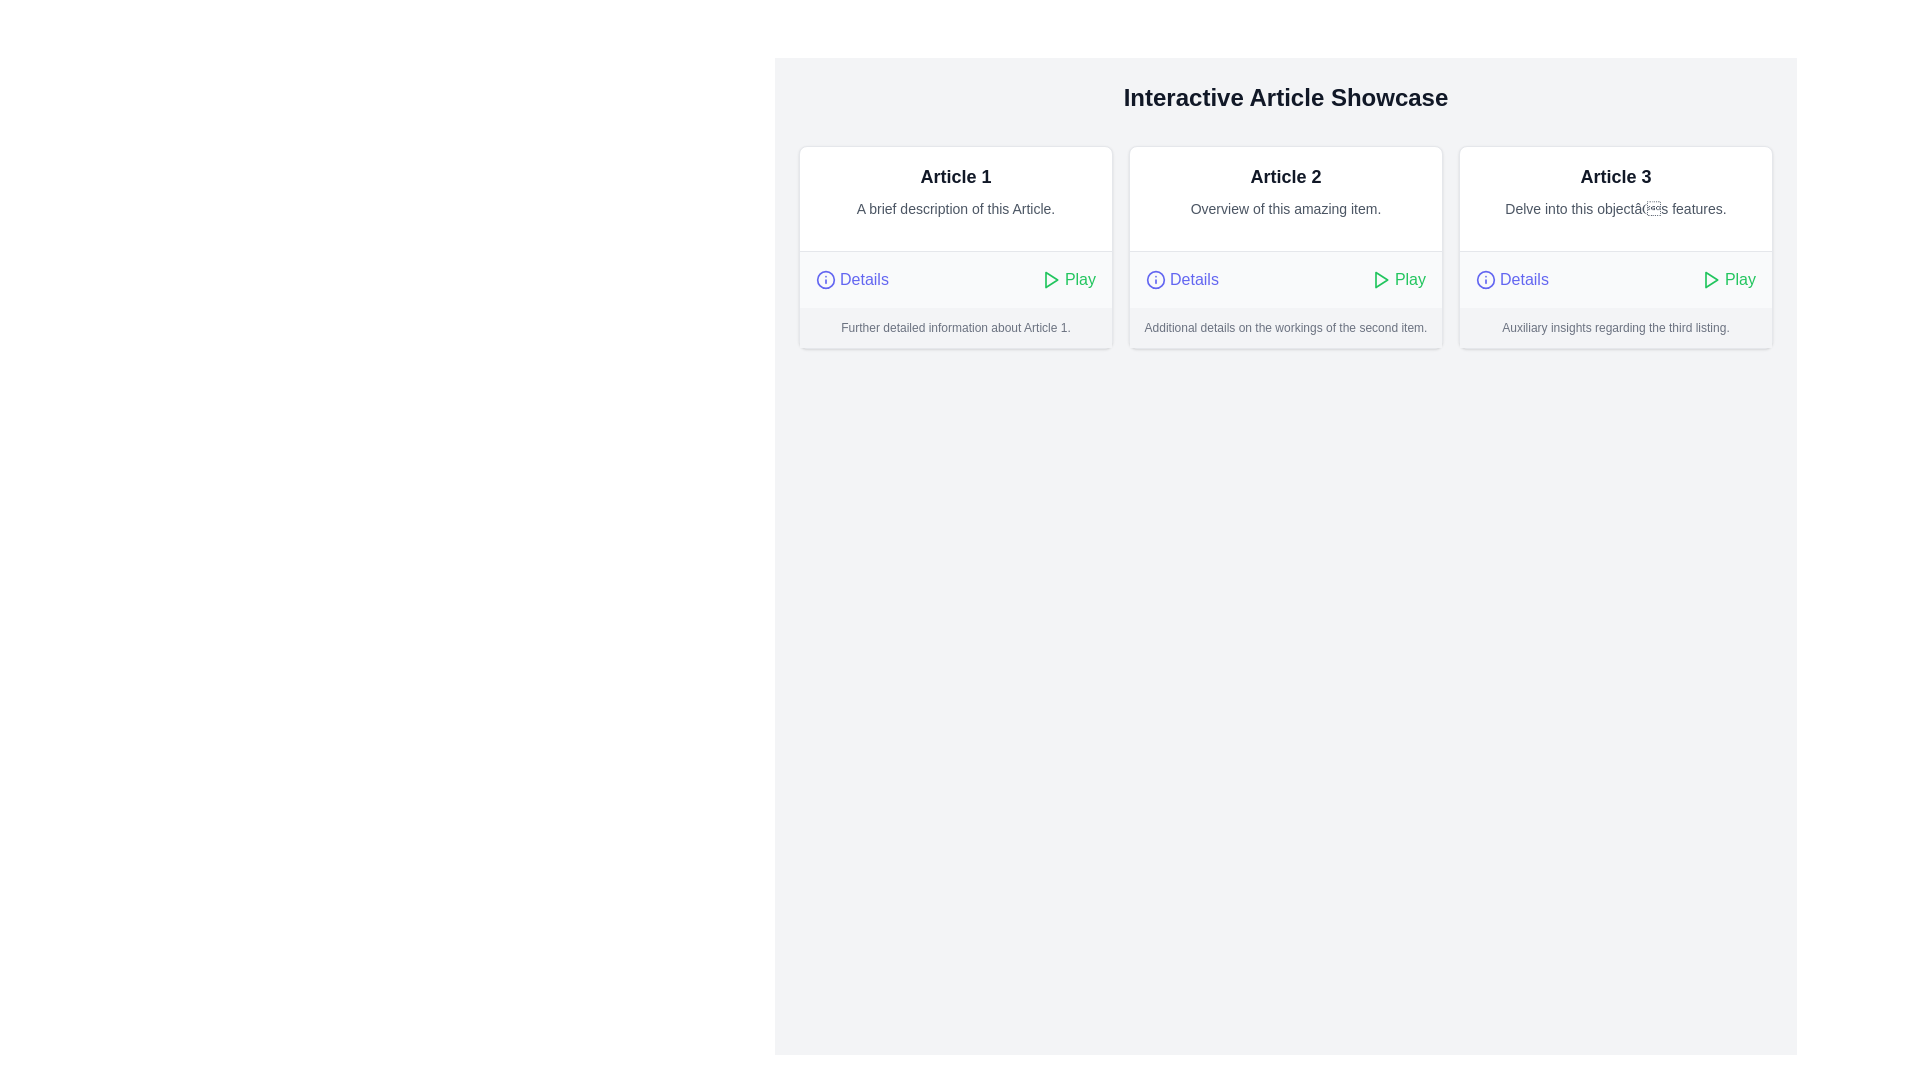 The width and height of the screenshot is (1920, 1080). I want to click on the 'Details' button, which is styled in indigo with an info icon to the left, located at the bottom section of the 'Article 1' card, so click(851, 280).